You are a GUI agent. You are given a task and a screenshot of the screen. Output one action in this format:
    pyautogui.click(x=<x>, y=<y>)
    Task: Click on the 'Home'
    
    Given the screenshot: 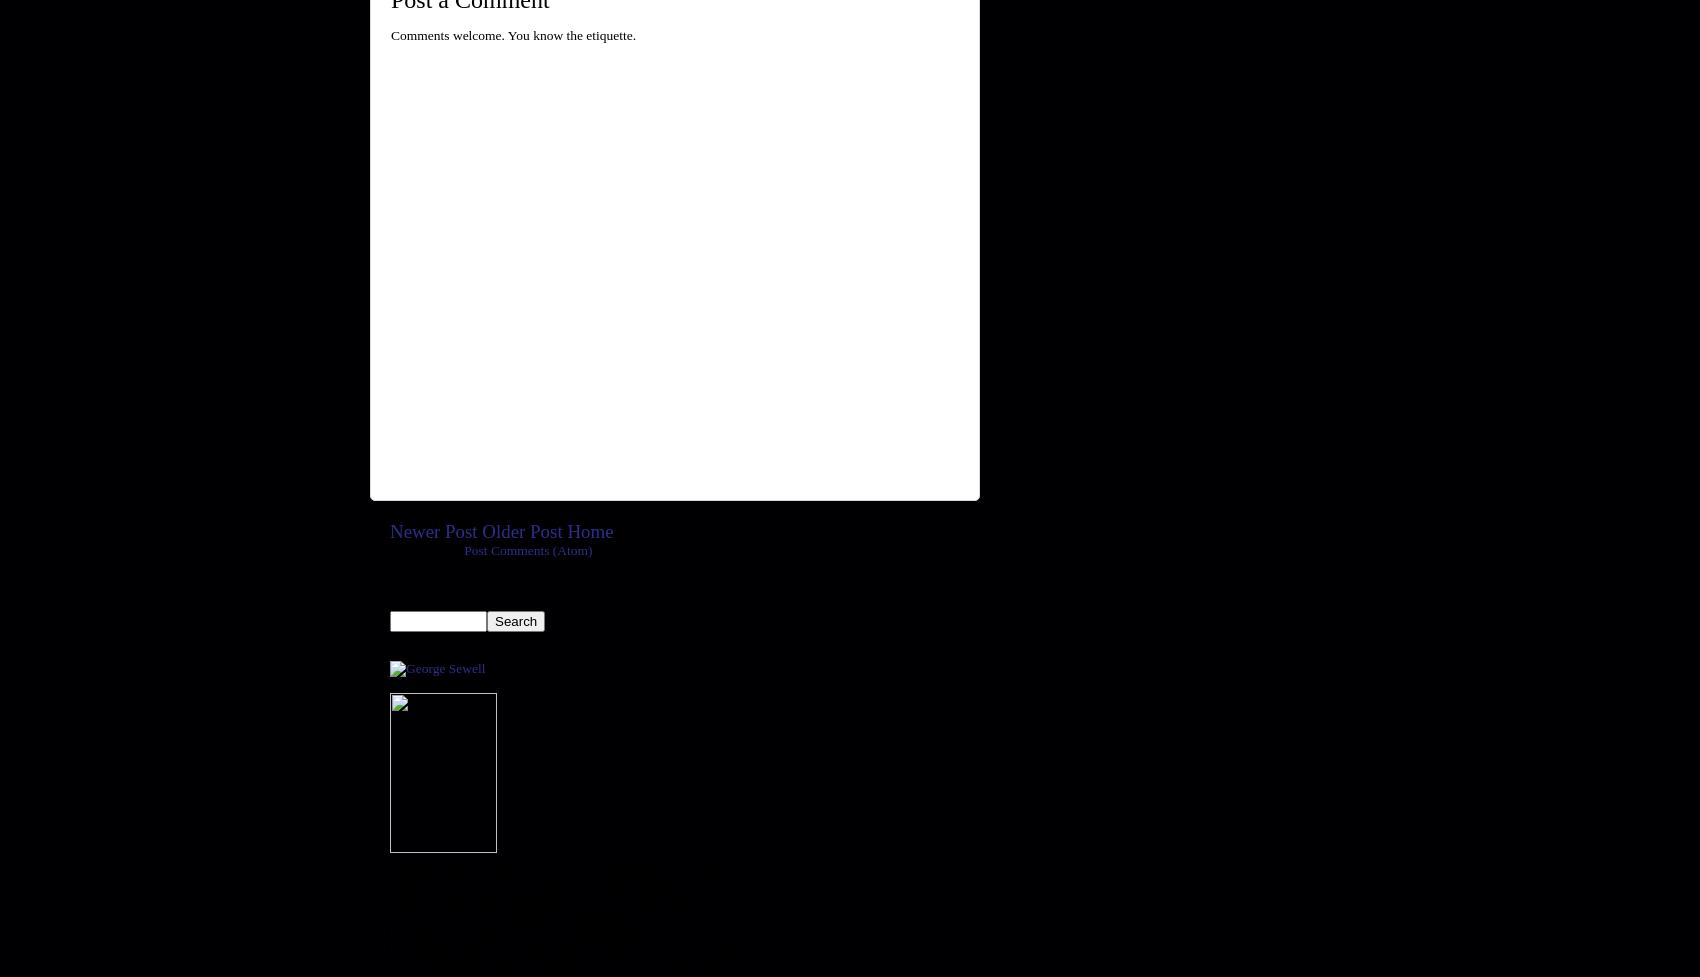 What is the action you would take?
    pyautogui.click(x=589, y=529)
    